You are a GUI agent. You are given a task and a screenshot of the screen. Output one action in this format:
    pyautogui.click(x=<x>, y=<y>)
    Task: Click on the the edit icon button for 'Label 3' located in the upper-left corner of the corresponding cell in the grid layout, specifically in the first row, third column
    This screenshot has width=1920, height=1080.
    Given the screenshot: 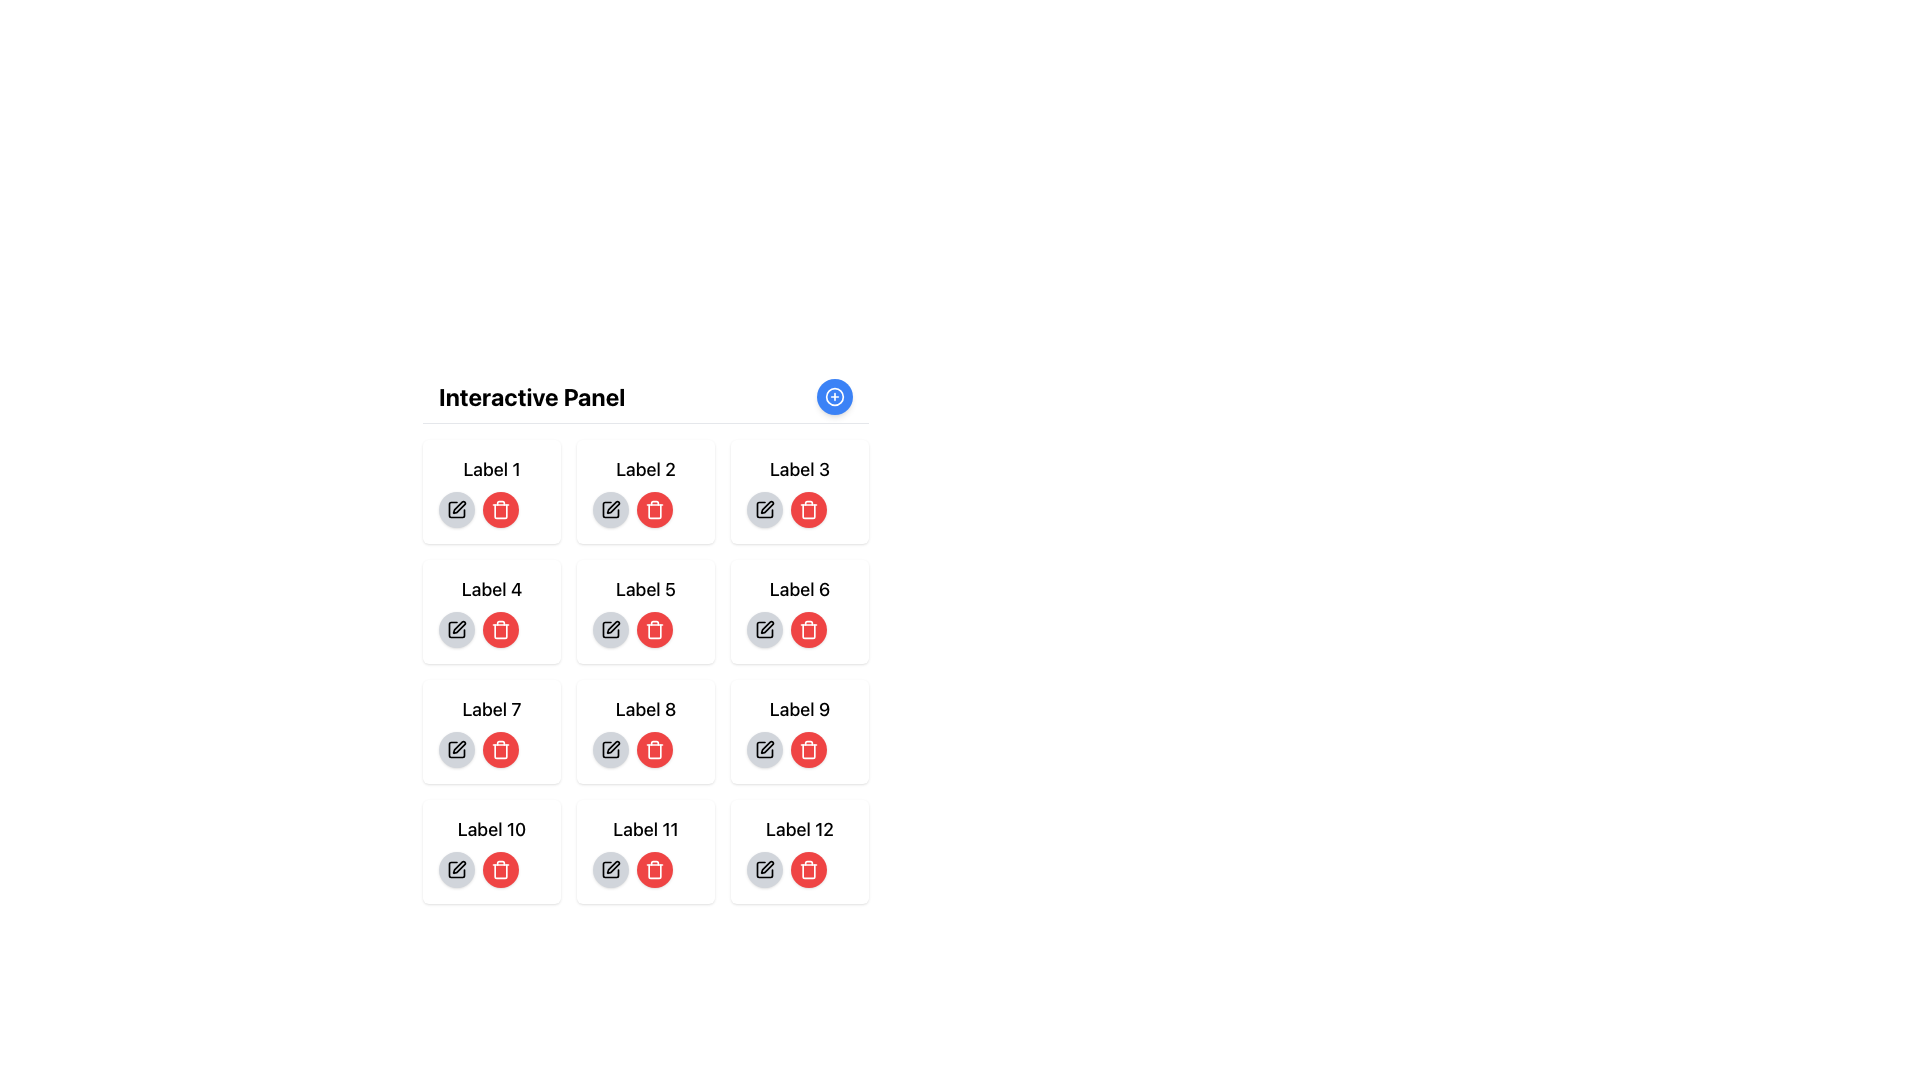 What is the action you would take?
    pyautogui.click(x=763, y=508)
    